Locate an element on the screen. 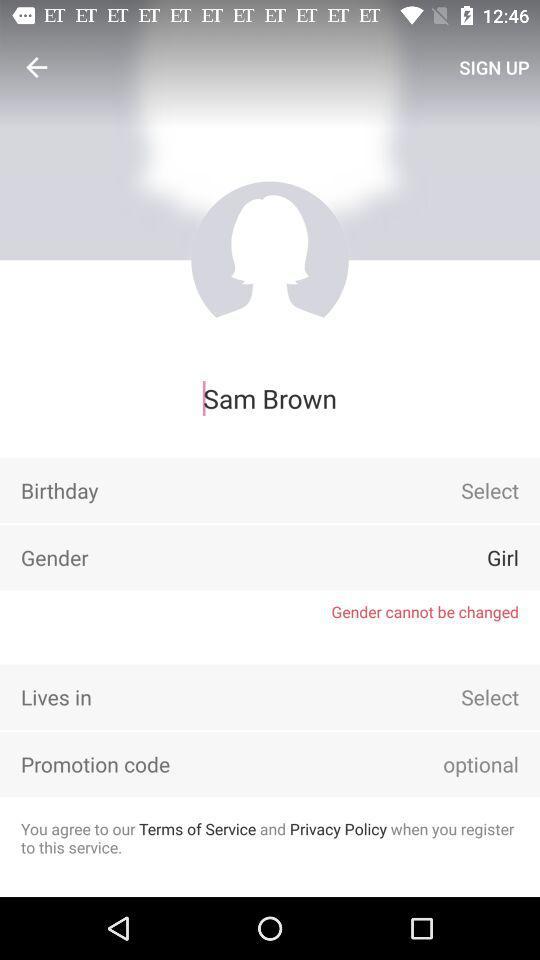  the icon above sam brown is located at coordinates (493, 67).